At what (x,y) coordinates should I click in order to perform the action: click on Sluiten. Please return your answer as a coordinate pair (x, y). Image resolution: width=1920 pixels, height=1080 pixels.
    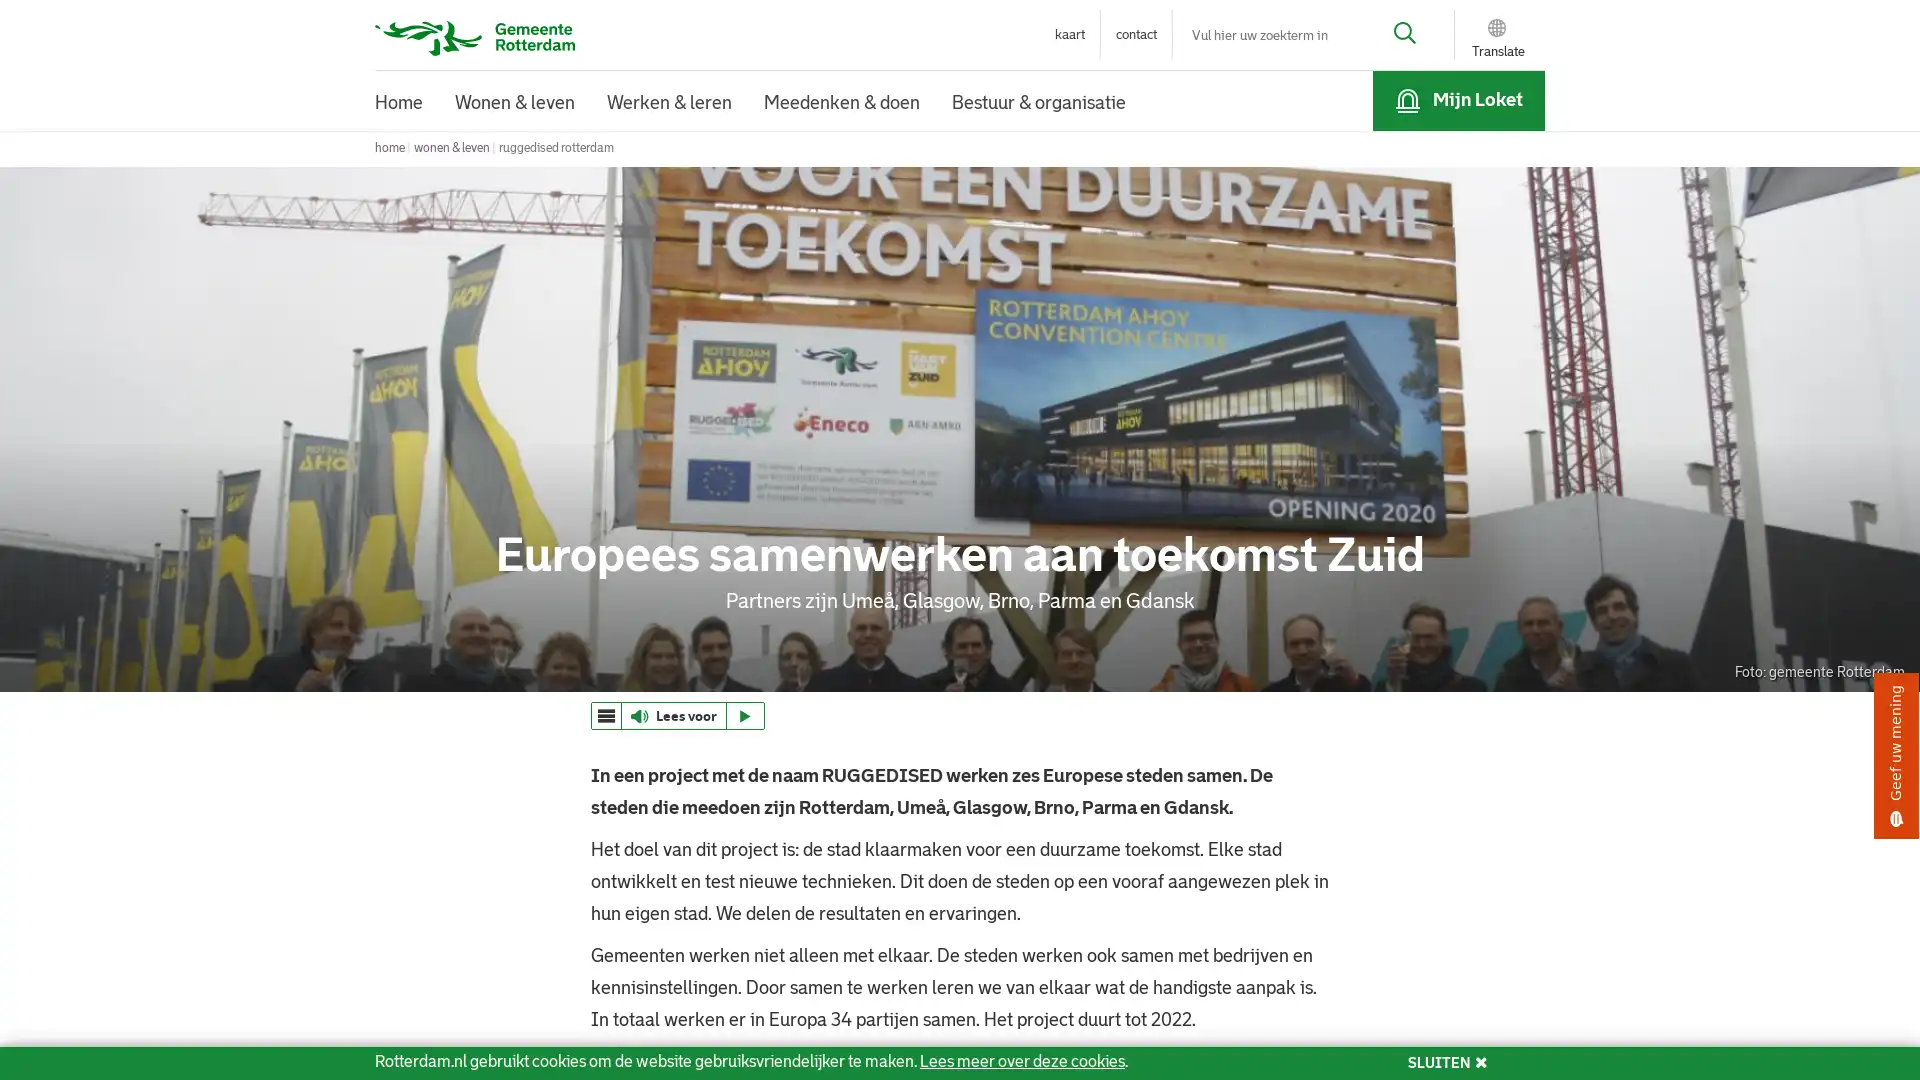
    Looking at the image, I should click on (1240, 55).